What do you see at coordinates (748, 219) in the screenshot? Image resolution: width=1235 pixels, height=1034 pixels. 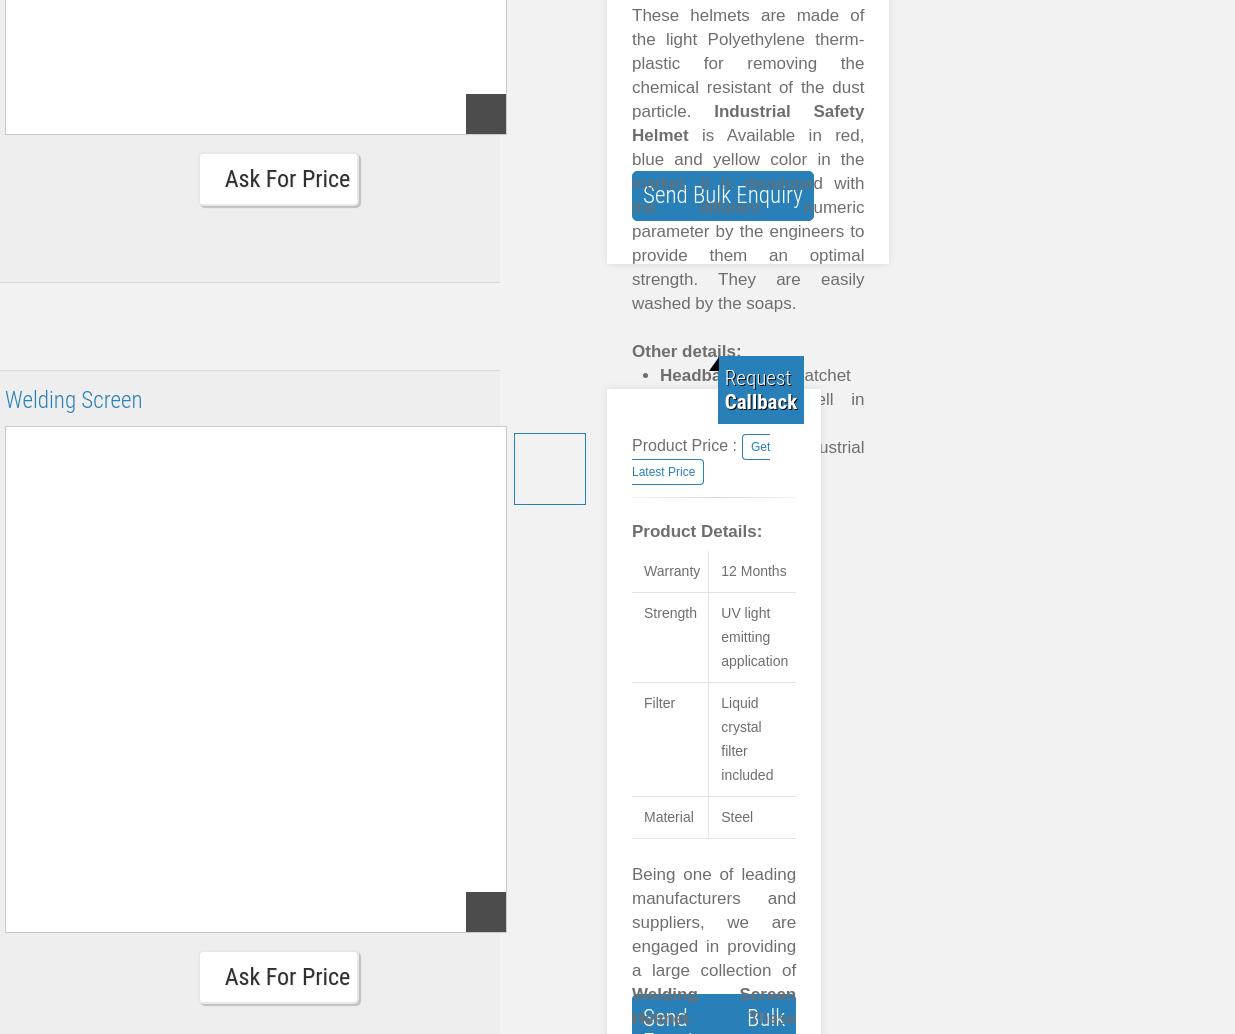 I see `'is Available in red, blue and yellow color in the market. It is developed with the different numeric parameter by the engineers to provide them an optimal strength. They are easily washed by the soaps.'` at bounding box center [748, 219].